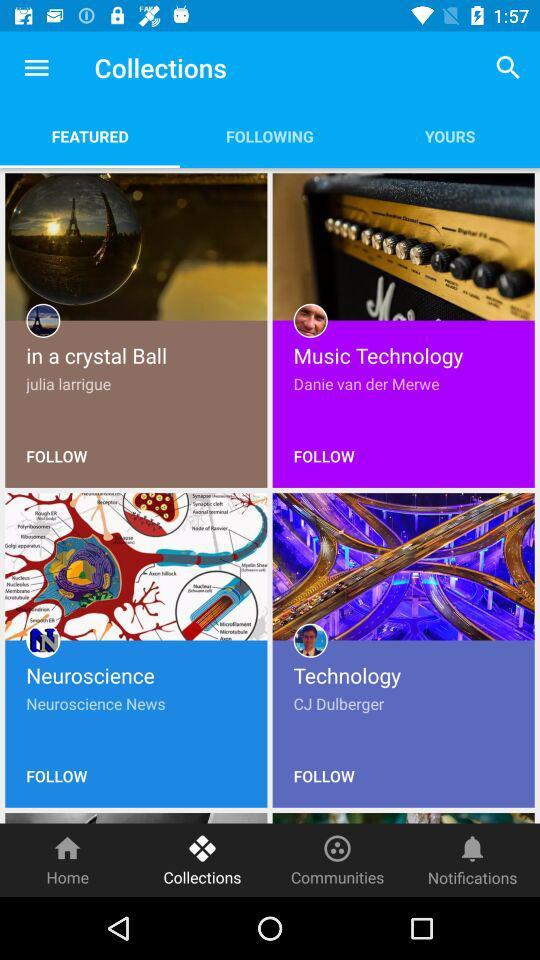 This screenshot has height=960, width=540. I want to click on icon to the right of the featured, so click(270, 135).